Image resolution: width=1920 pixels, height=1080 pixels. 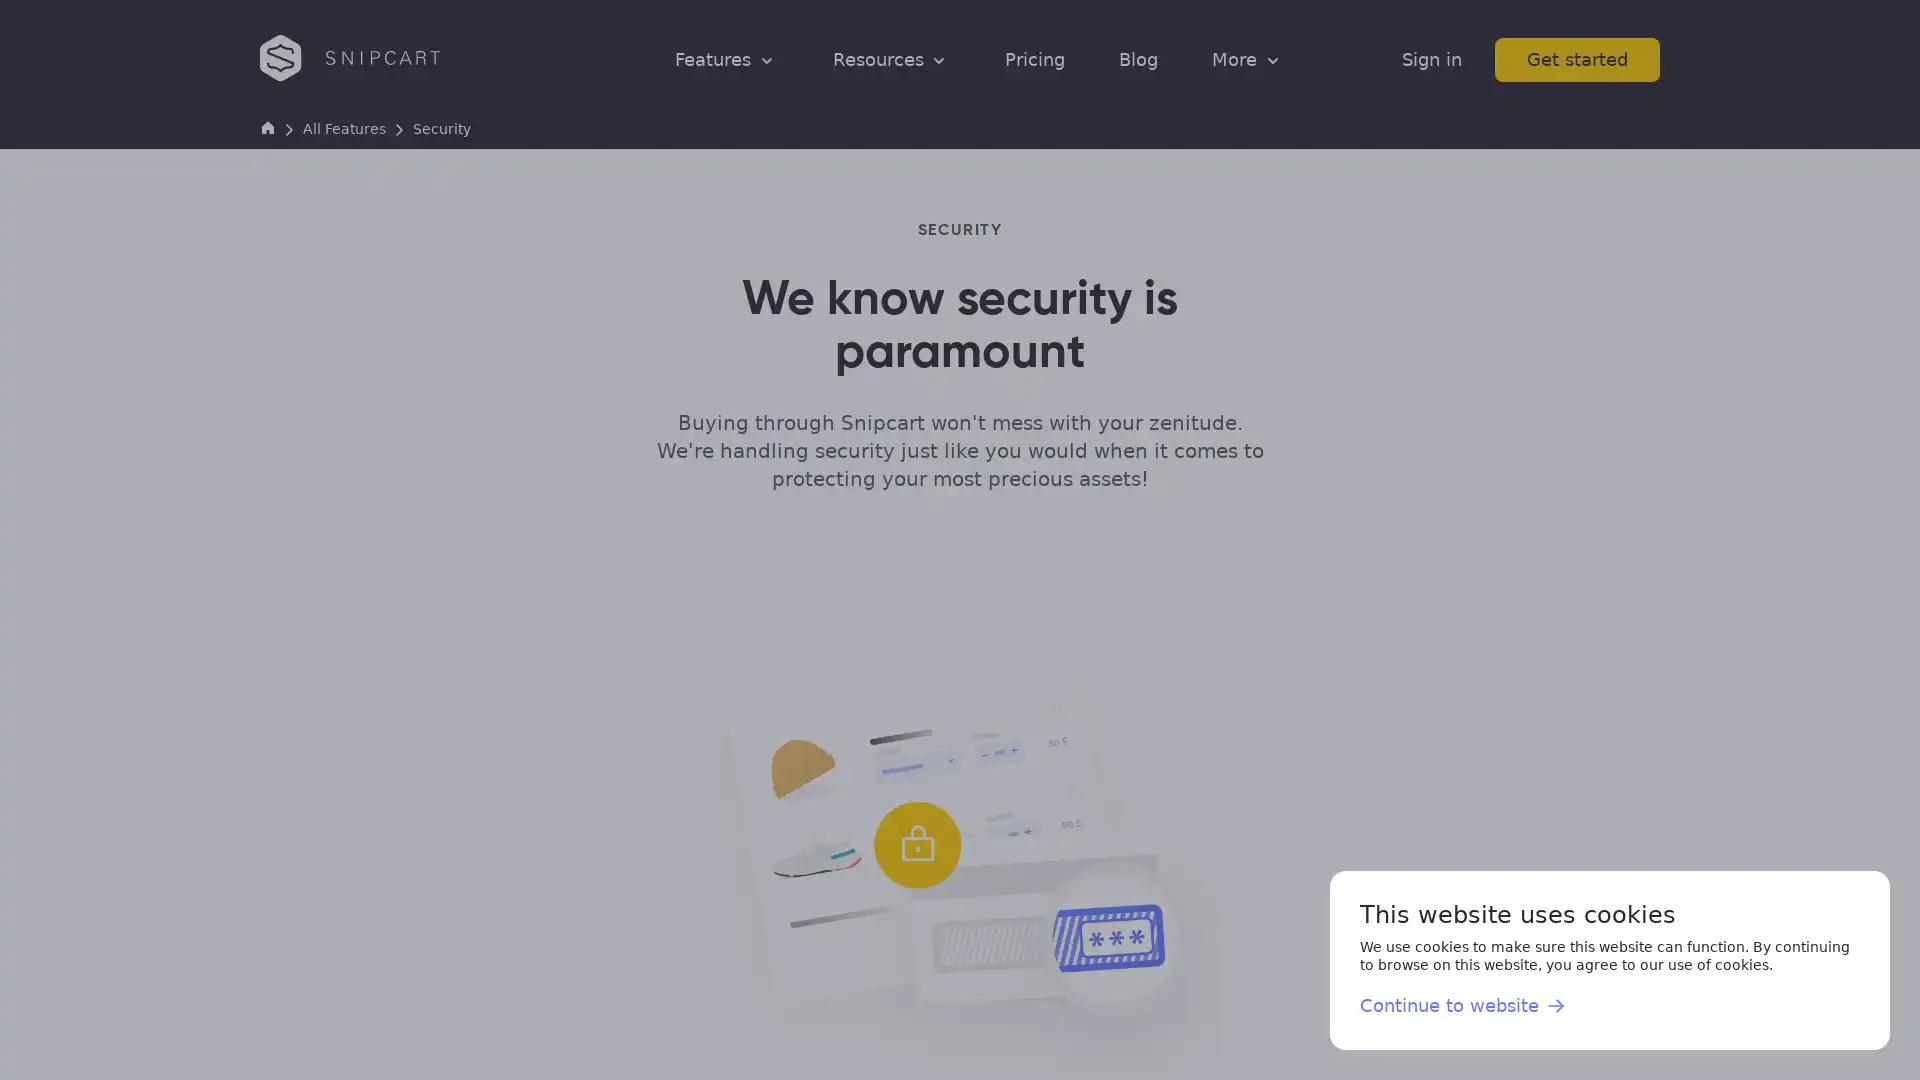 I want to click on Continue to website, so click(x=1463, y=1006).